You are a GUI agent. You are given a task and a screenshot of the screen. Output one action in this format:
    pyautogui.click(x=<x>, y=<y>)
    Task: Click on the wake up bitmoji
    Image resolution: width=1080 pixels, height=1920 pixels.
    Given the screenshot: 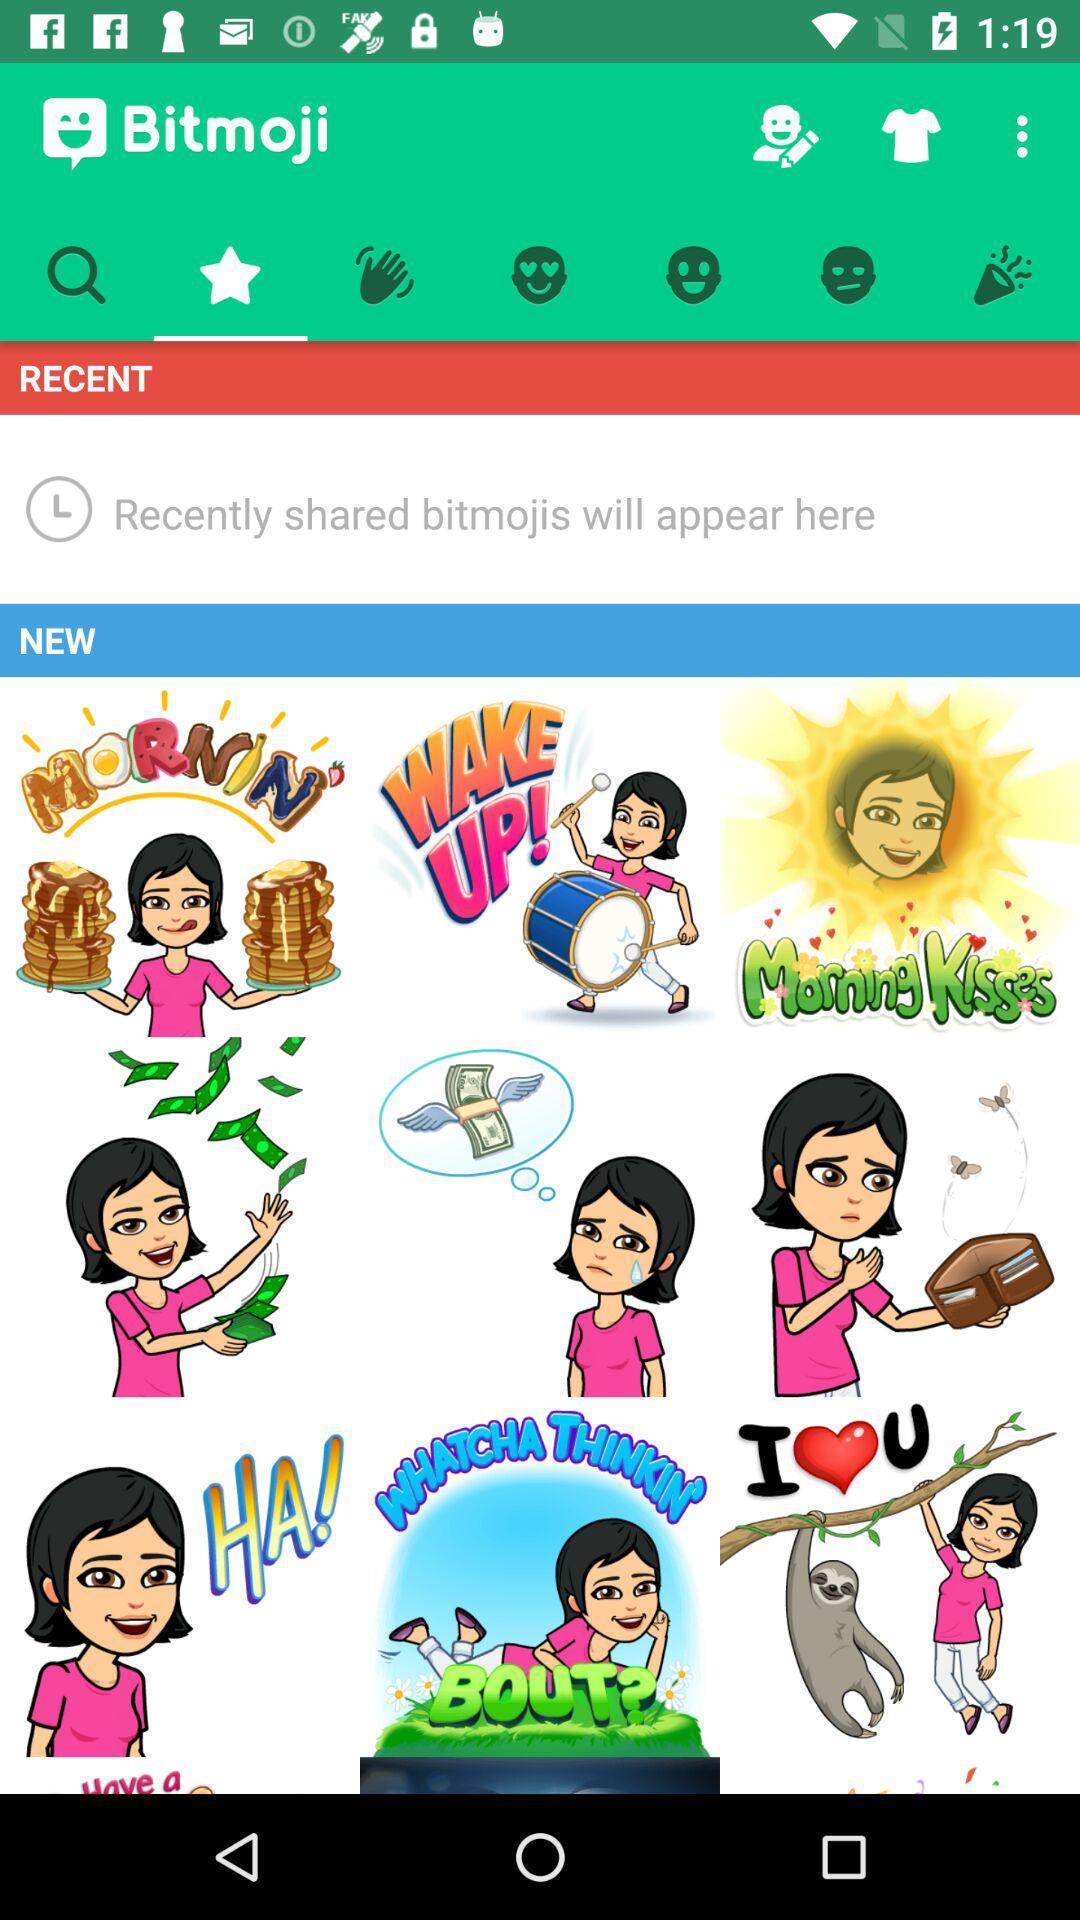 What is the action you would take?
    pyautogui.click(x=540, y=857)
    